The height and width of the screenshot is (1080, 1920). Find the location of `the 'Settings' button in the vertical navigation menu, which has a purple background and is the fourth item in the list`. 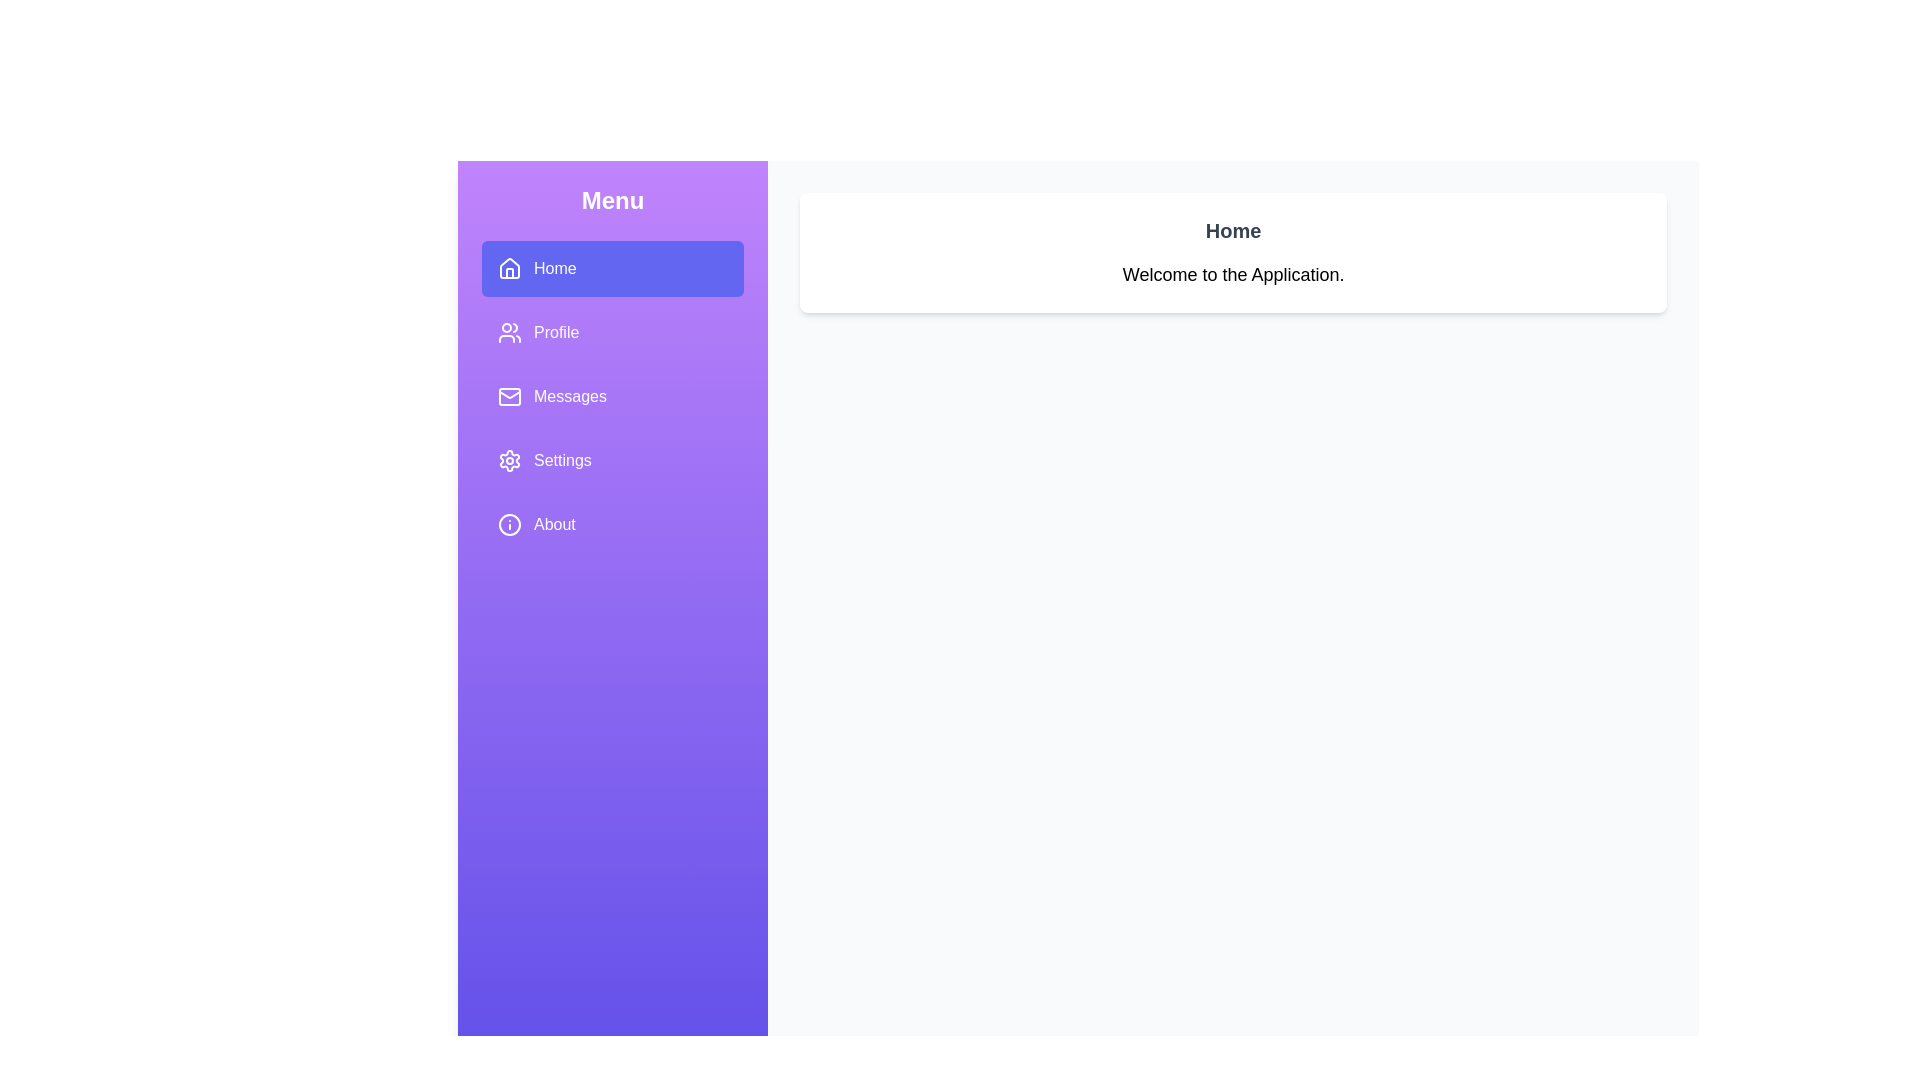

the 'Settings' button in the vertical navigation menu, which has a purple background and is the fourth item in the list is located at coordinates (612, 461).